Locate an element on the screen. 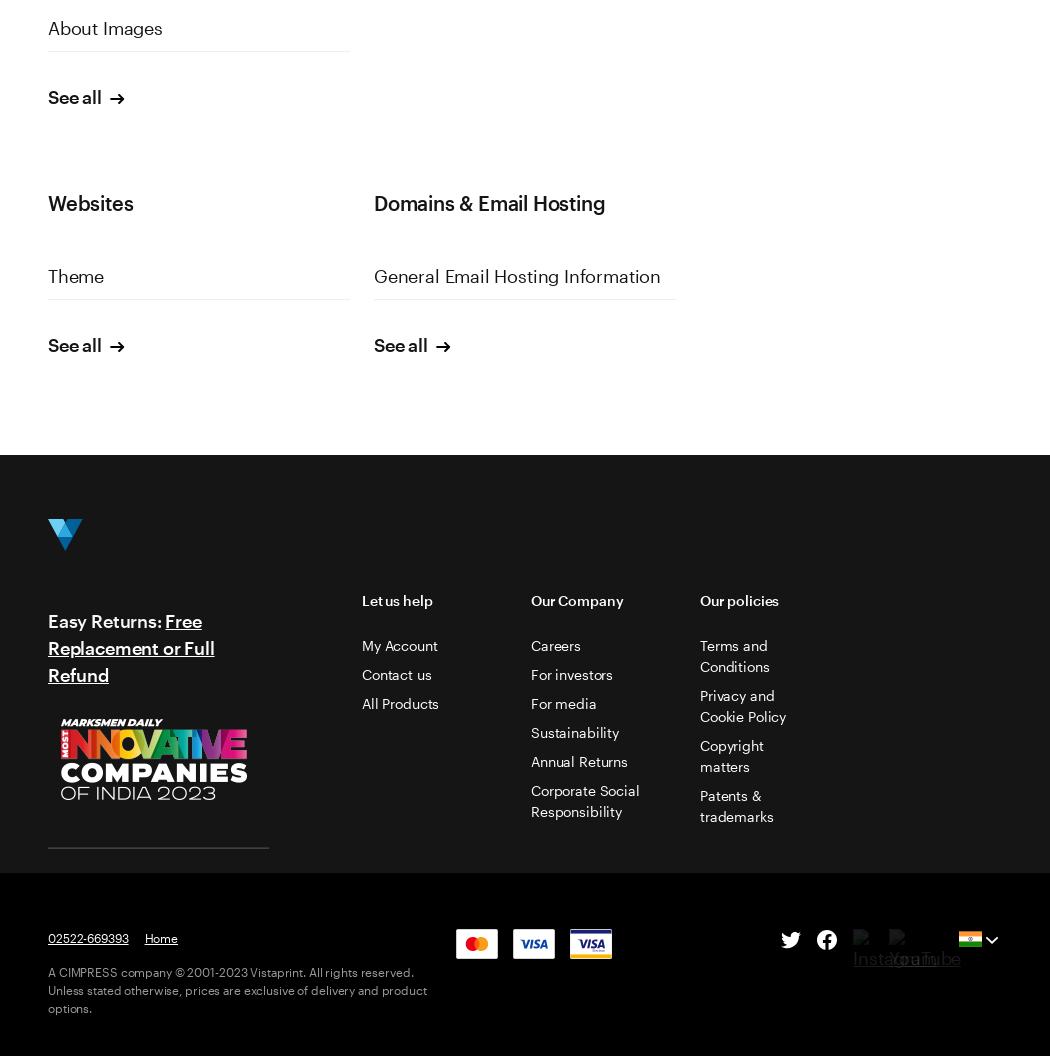  'Domains & Email Hosting' is located at coordinates (488, 201).